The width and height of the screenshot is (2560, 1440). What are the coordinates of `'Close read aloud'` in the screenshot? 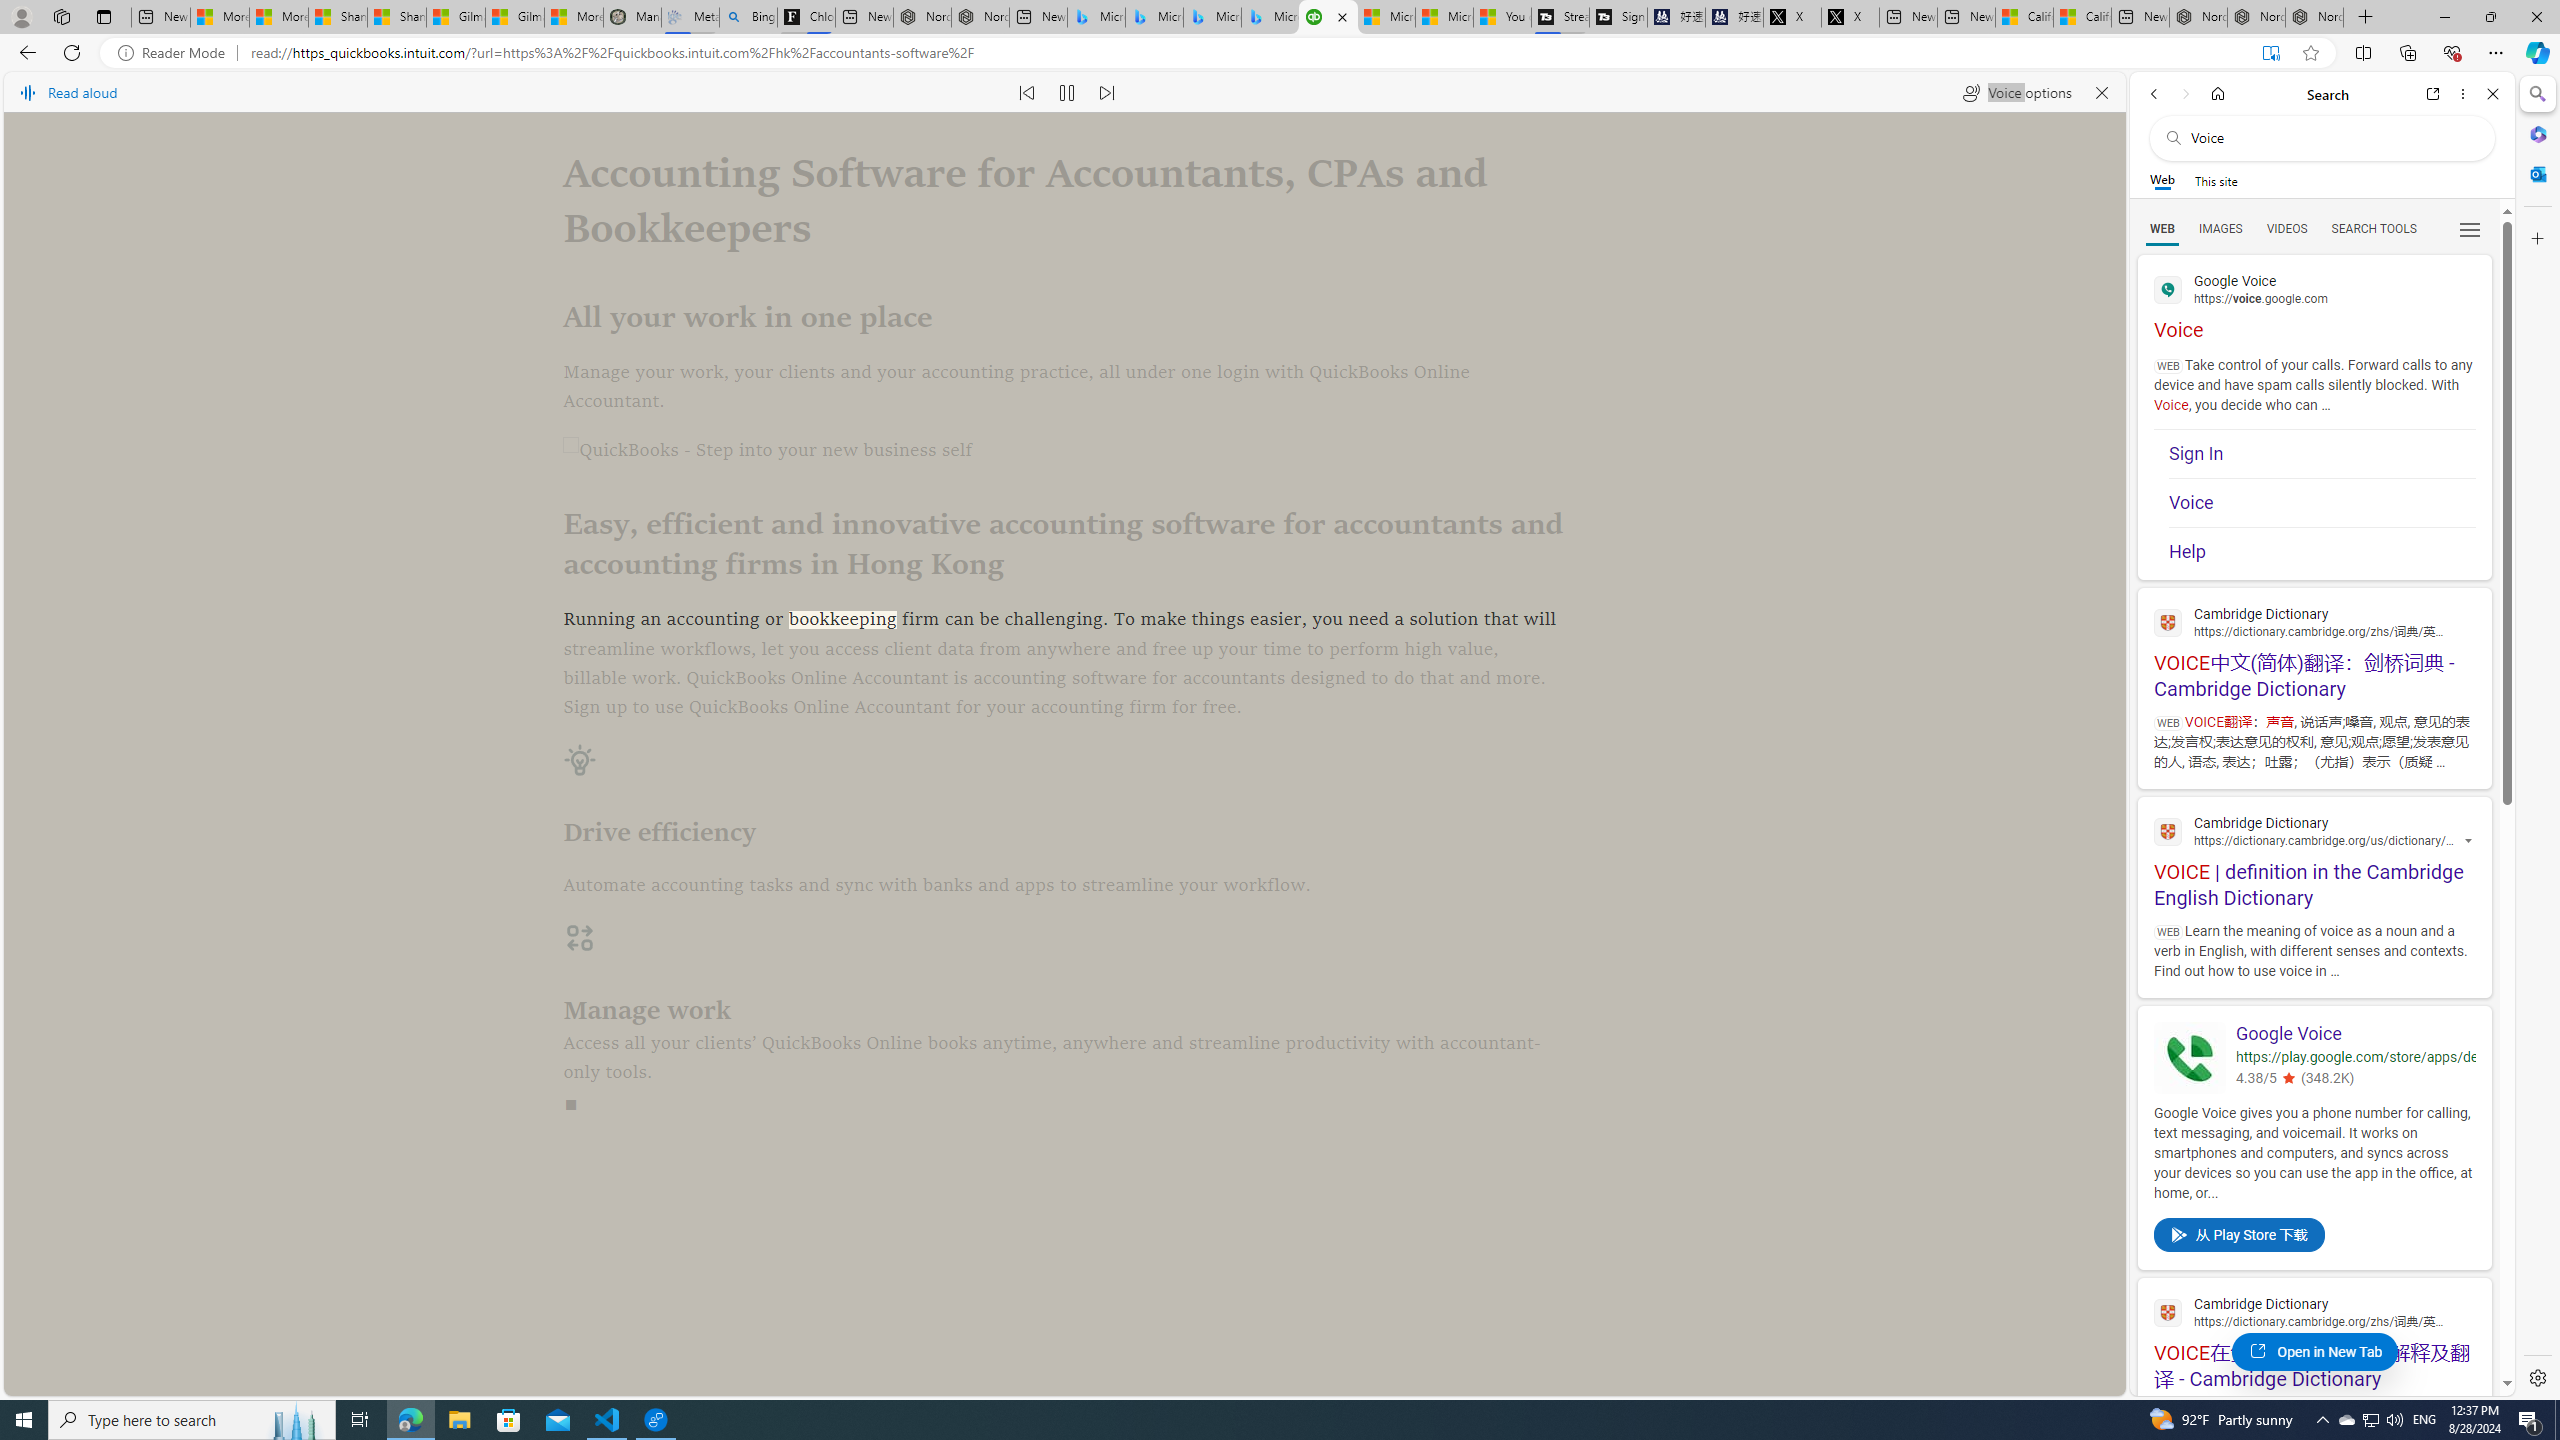 It's located at (2100, 91).